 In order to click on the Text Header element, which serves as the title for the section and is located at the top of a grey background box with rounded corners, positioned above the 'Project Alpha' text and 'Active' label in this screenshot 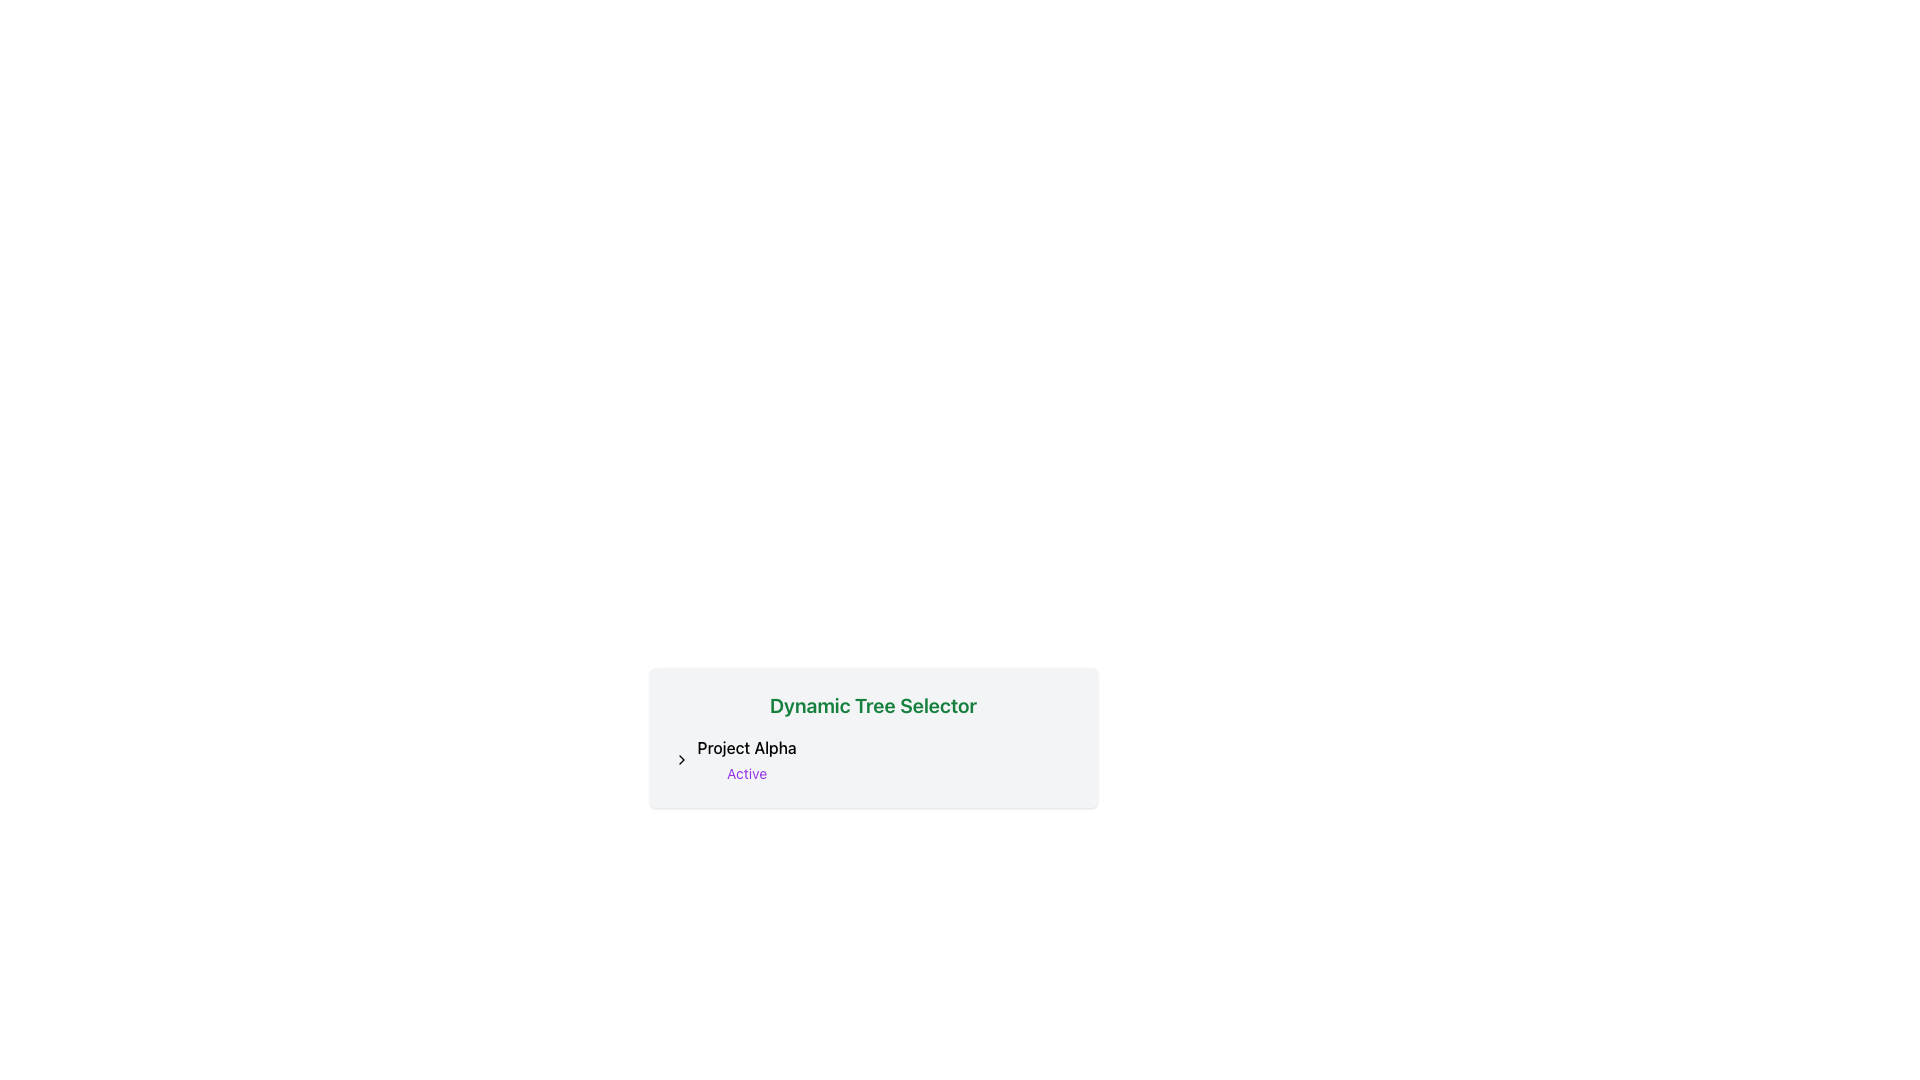, I will do `click(873, 704)`.